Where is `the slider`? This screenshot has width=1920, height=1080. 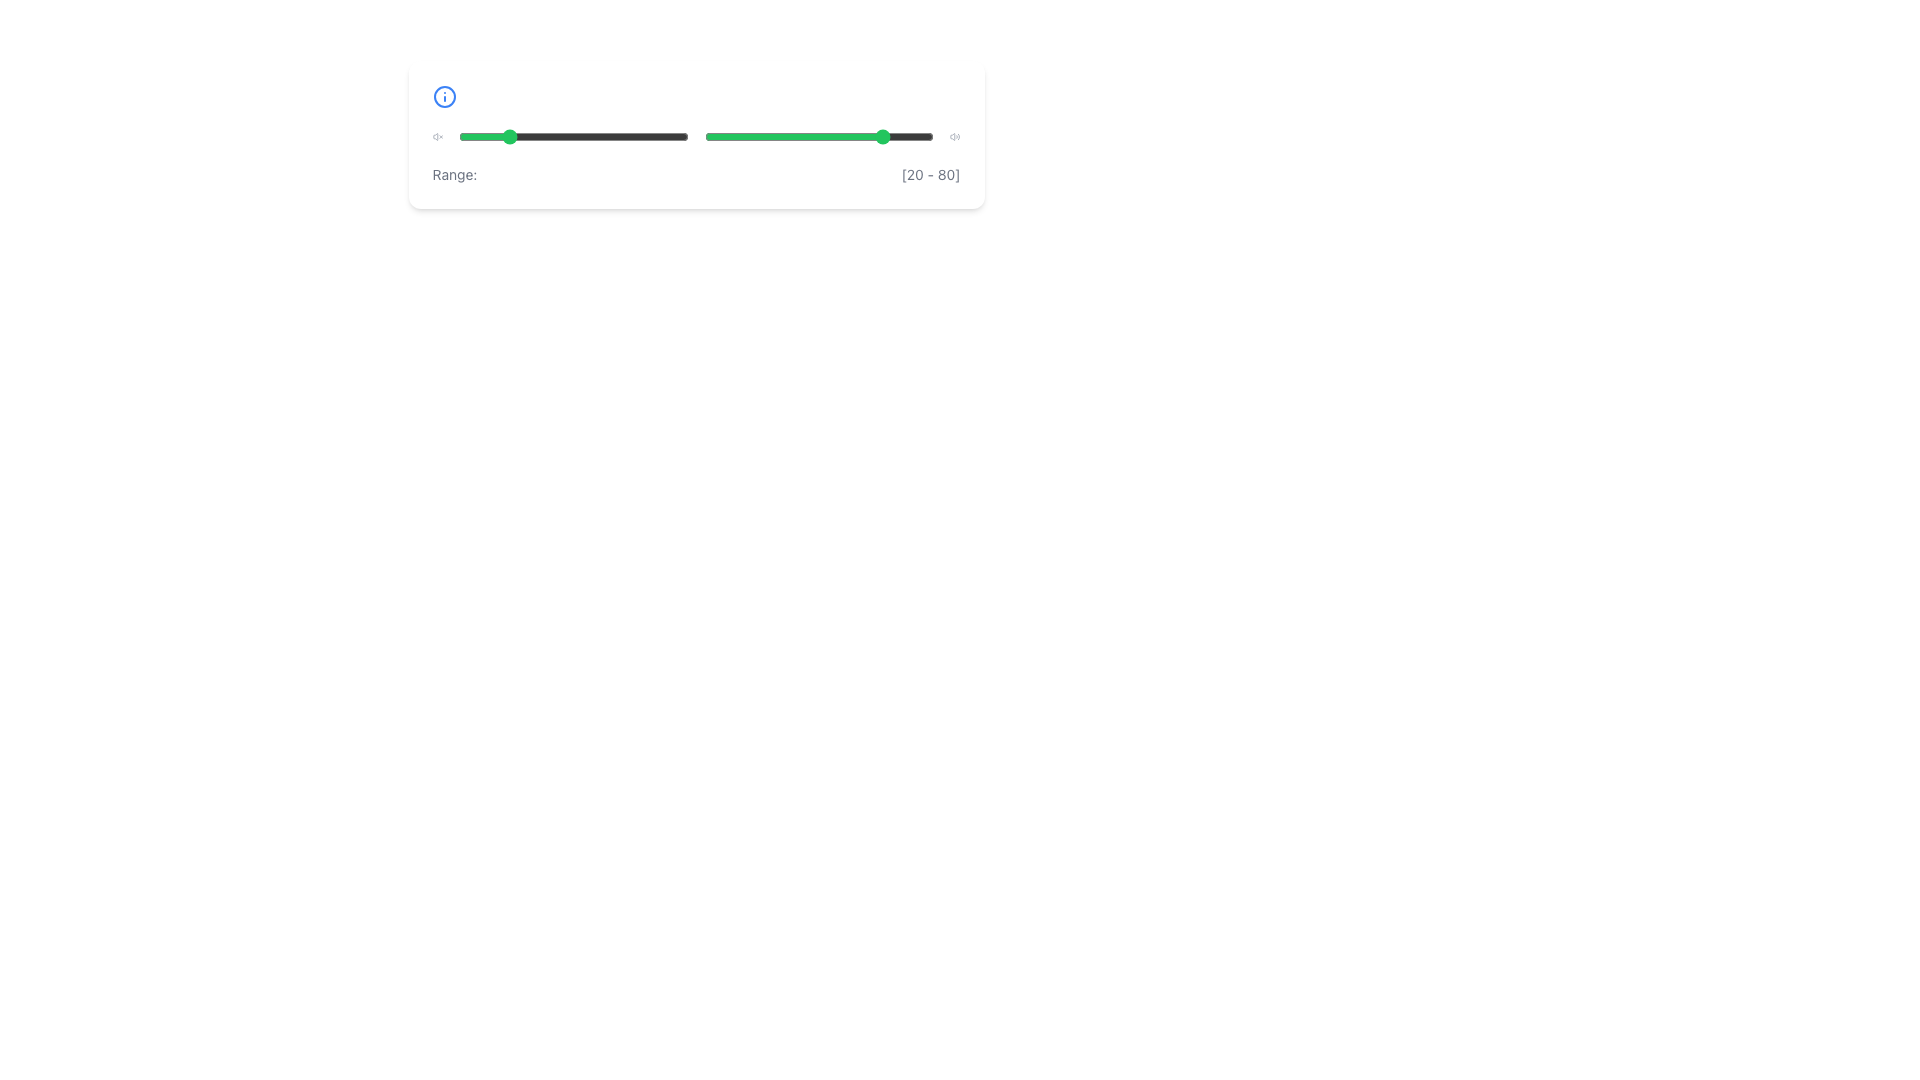
the slider is located at coordinates (547, 136).